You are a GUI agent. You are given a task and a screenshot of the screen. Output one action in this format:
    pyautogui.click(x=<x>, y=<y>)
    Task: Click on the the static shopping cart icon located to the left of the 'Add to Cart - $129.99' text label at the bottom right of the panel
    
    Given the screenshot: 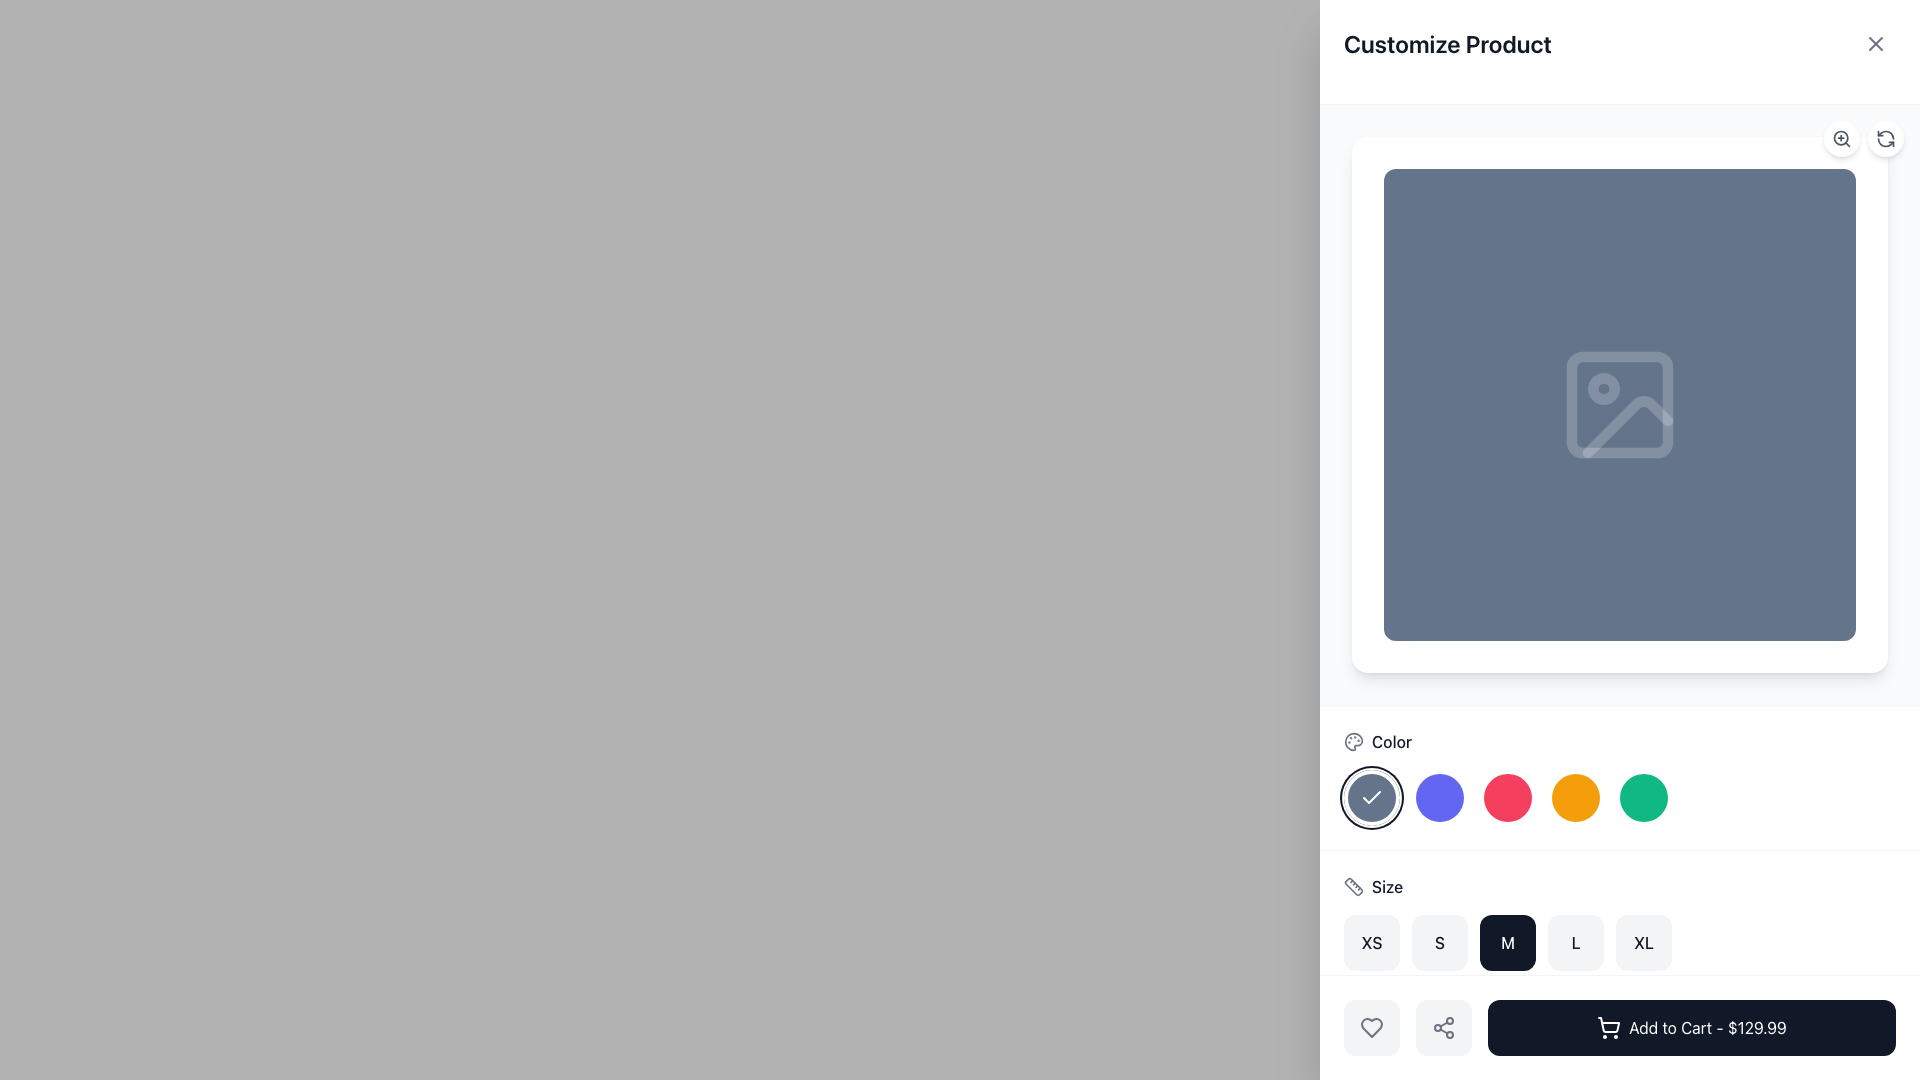 What is the action you would take?
    pyautogui.click(x=1609, y=1025)
    